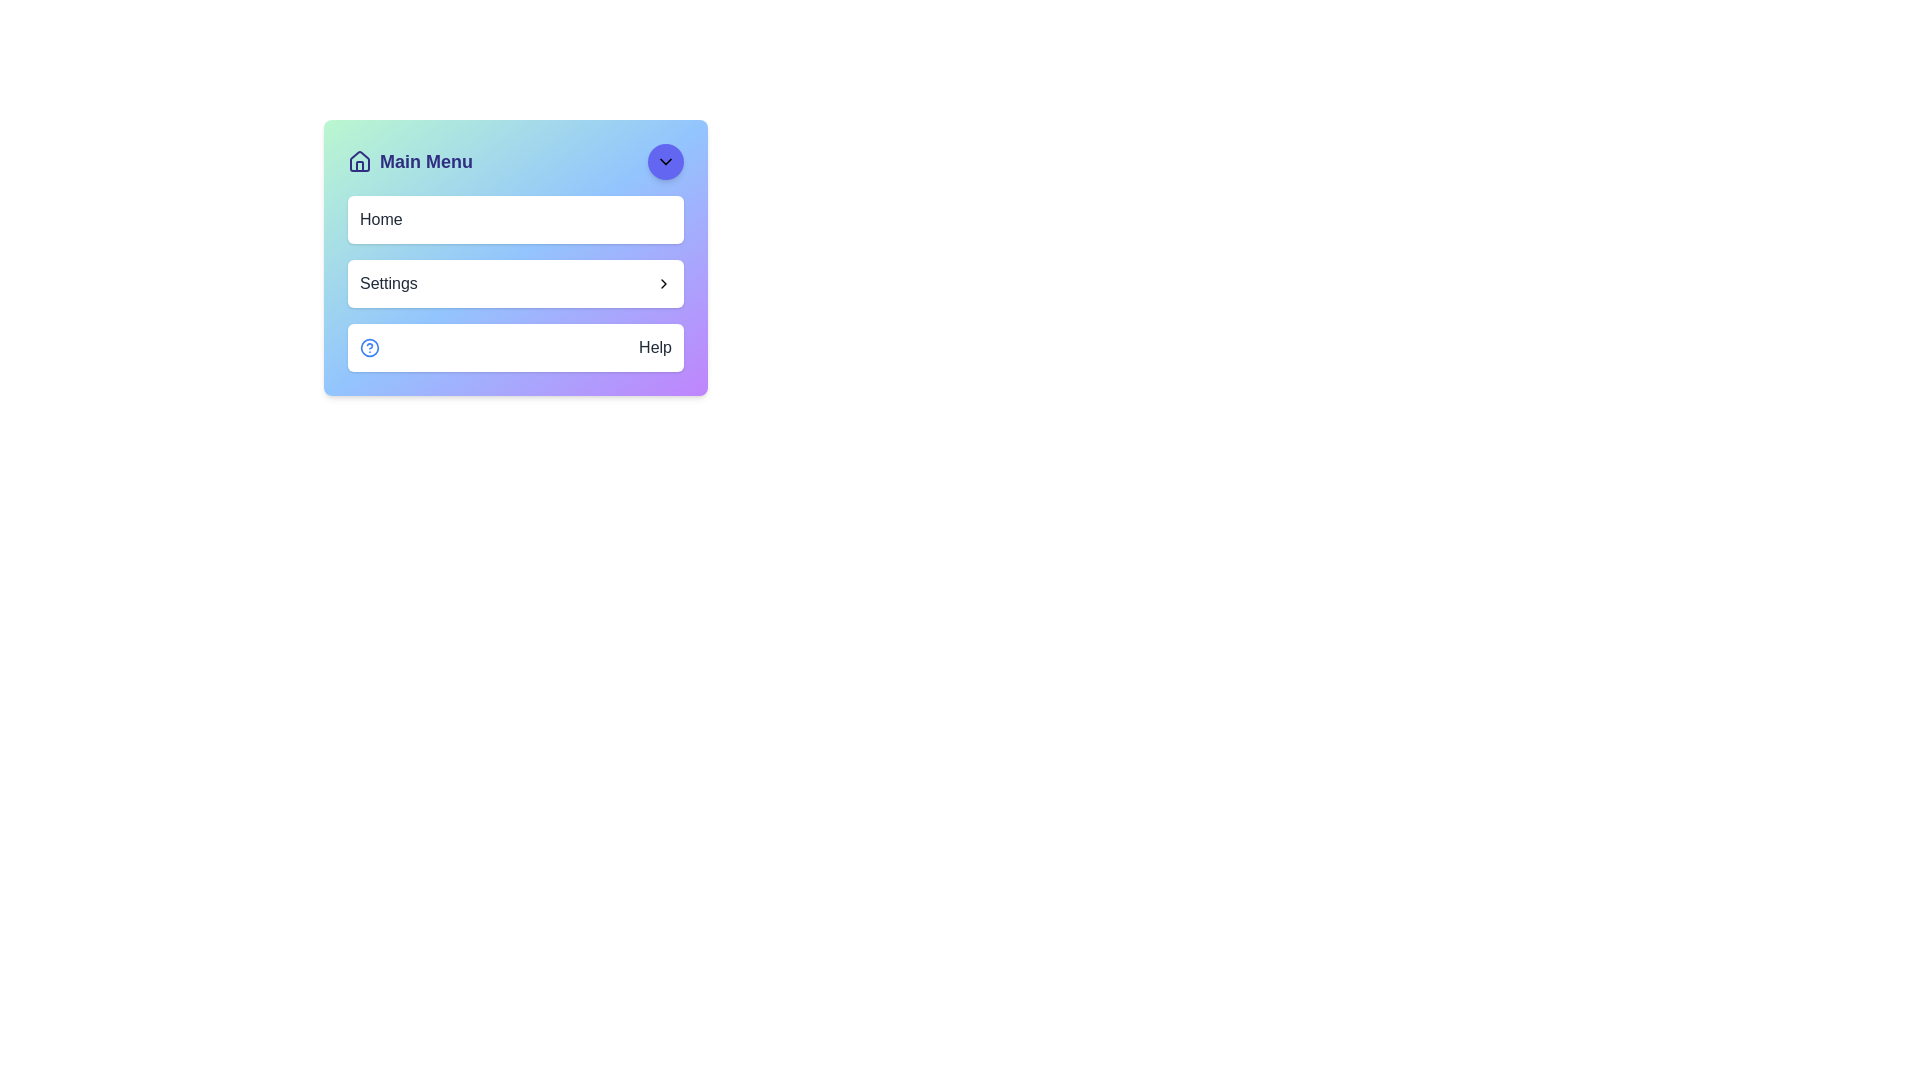 The height and width of the screenshot is (1080, 1920). Describe the element at coordinates (381, 219) in the screenshot. I see `the text label that serves as a navigation label for the home section, positioned under the 'Main Menu' title and home icon` at that location.